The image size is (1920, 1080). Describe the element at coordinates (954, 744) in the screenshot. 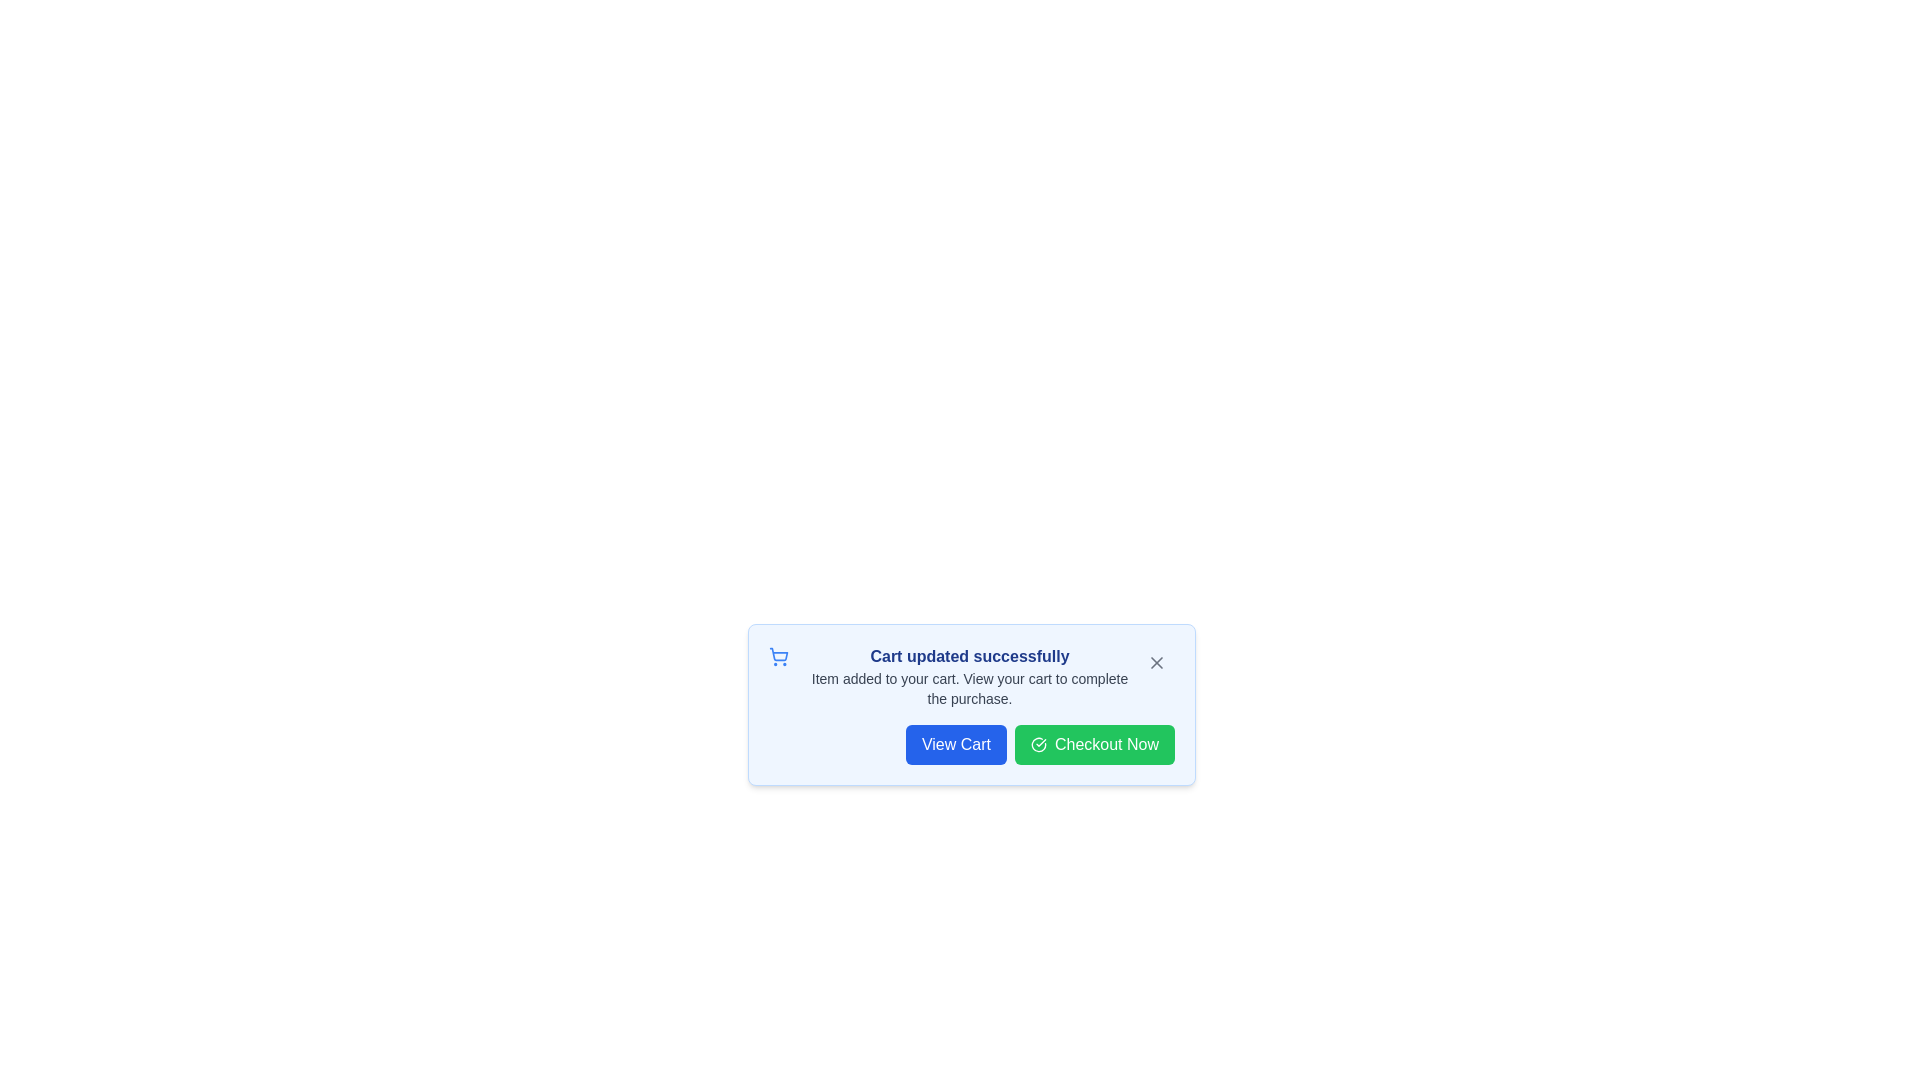

I see `the 'View Cart' button` at that location.